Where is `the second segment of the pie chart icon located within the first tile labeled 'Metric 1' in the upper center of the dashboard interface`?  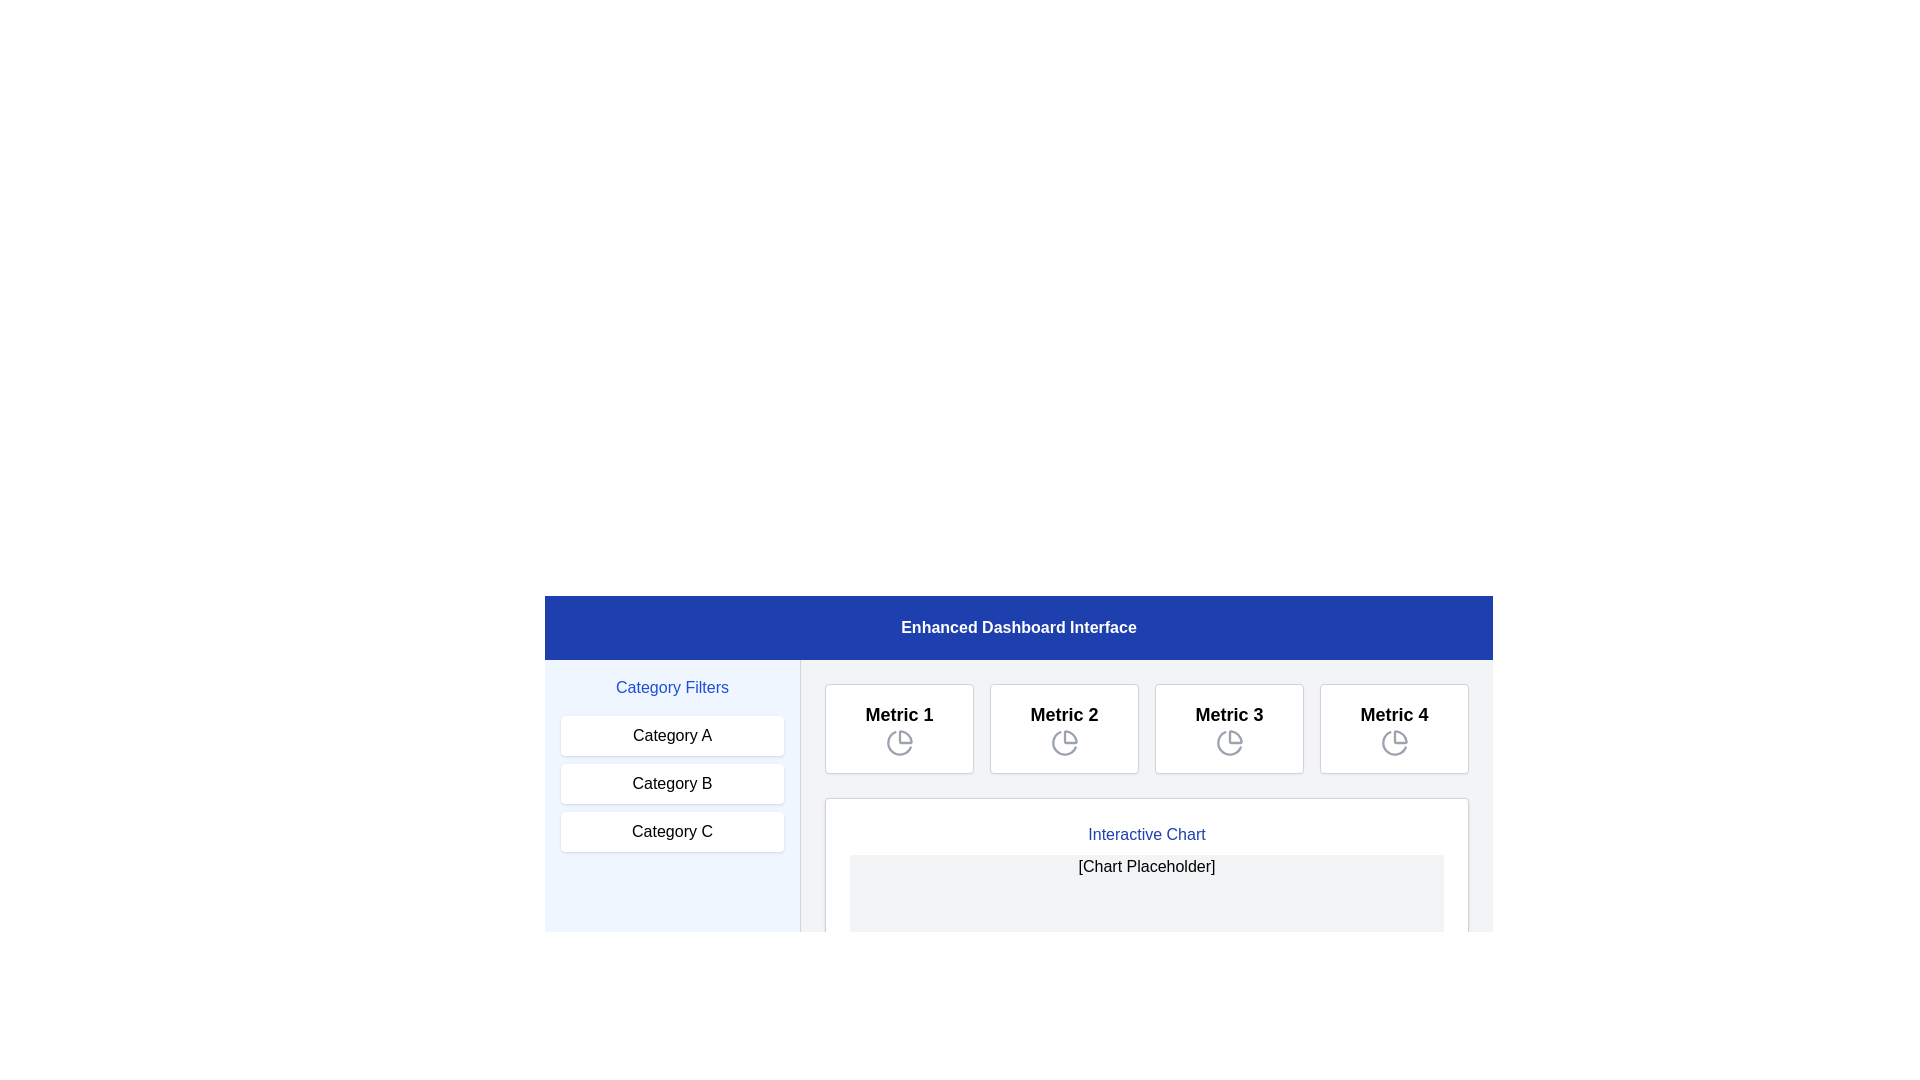
the second segment of the pie chart icon located within the first tile labeled 'Metric 1' in the upper center of the dashboard interface is located at coordinates (897, 743).